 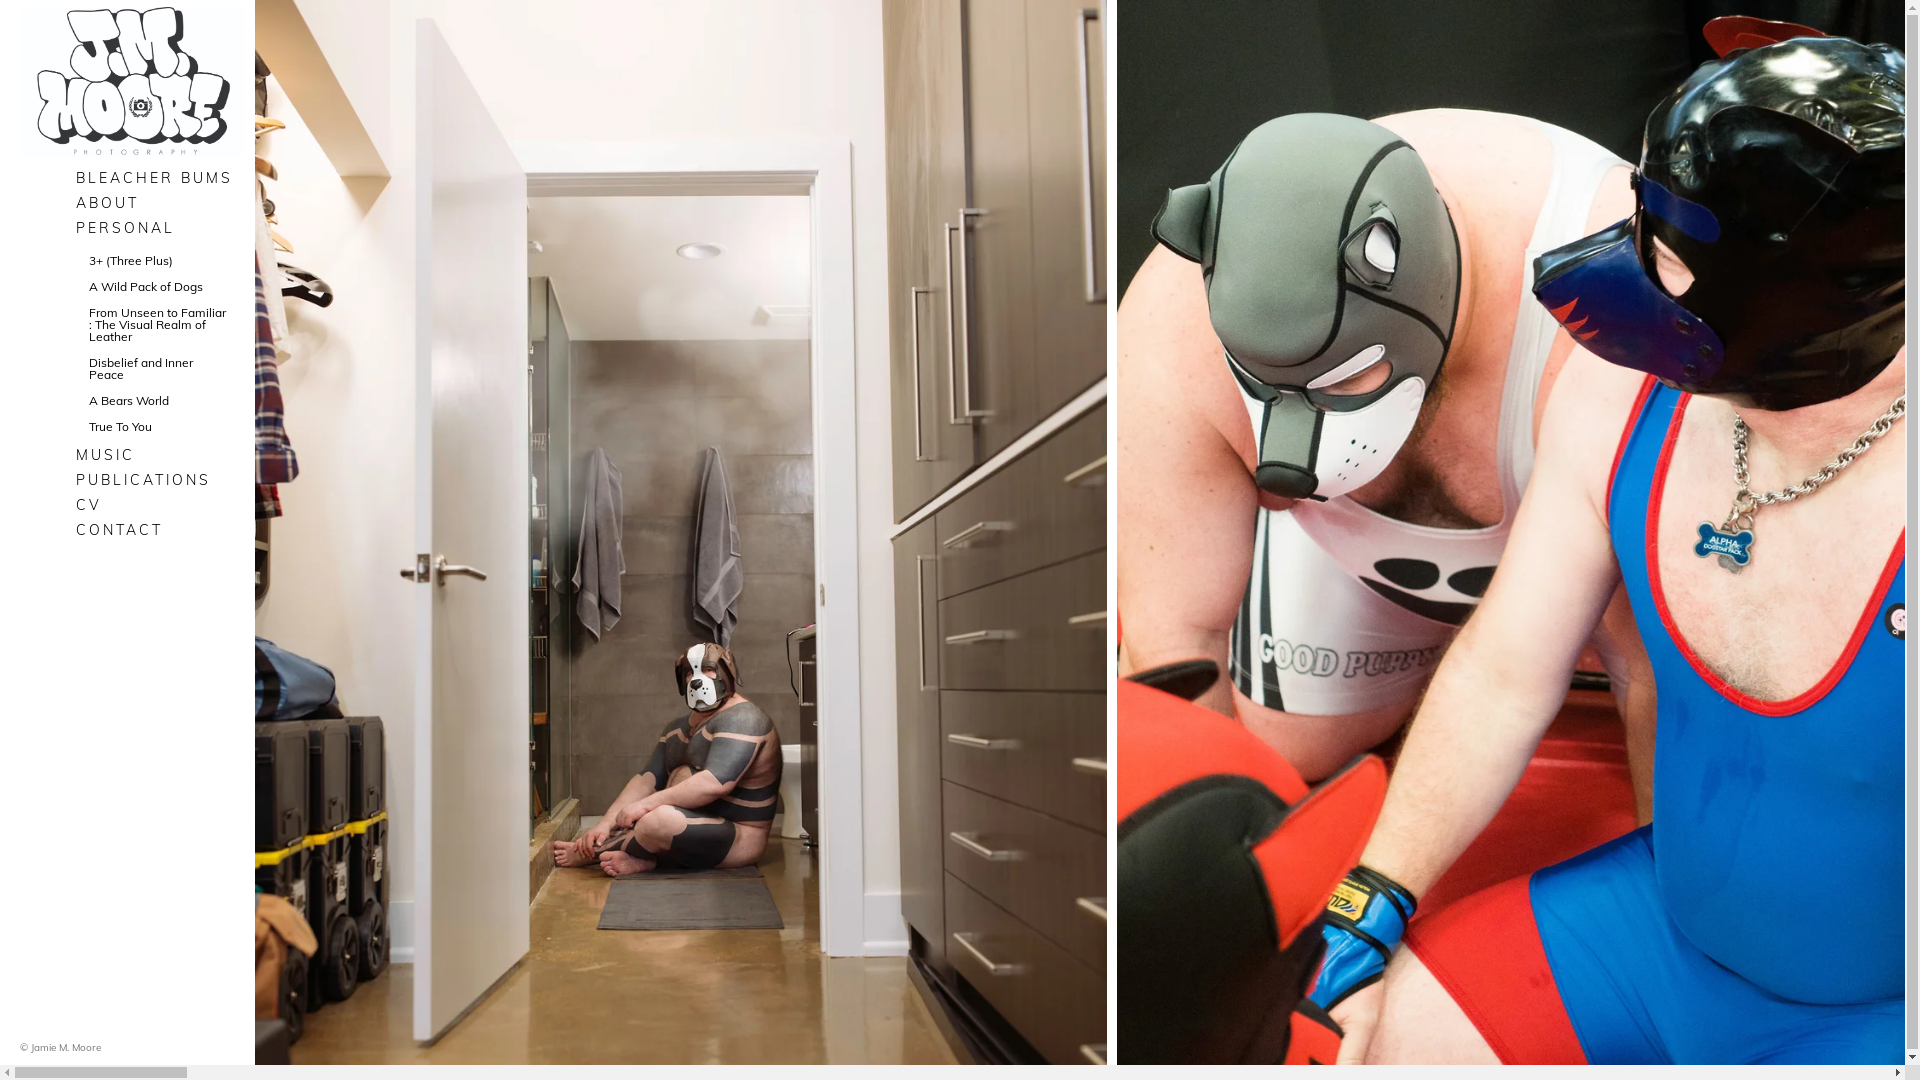 I want to click on 'True To You', so click(x=156, y=426).